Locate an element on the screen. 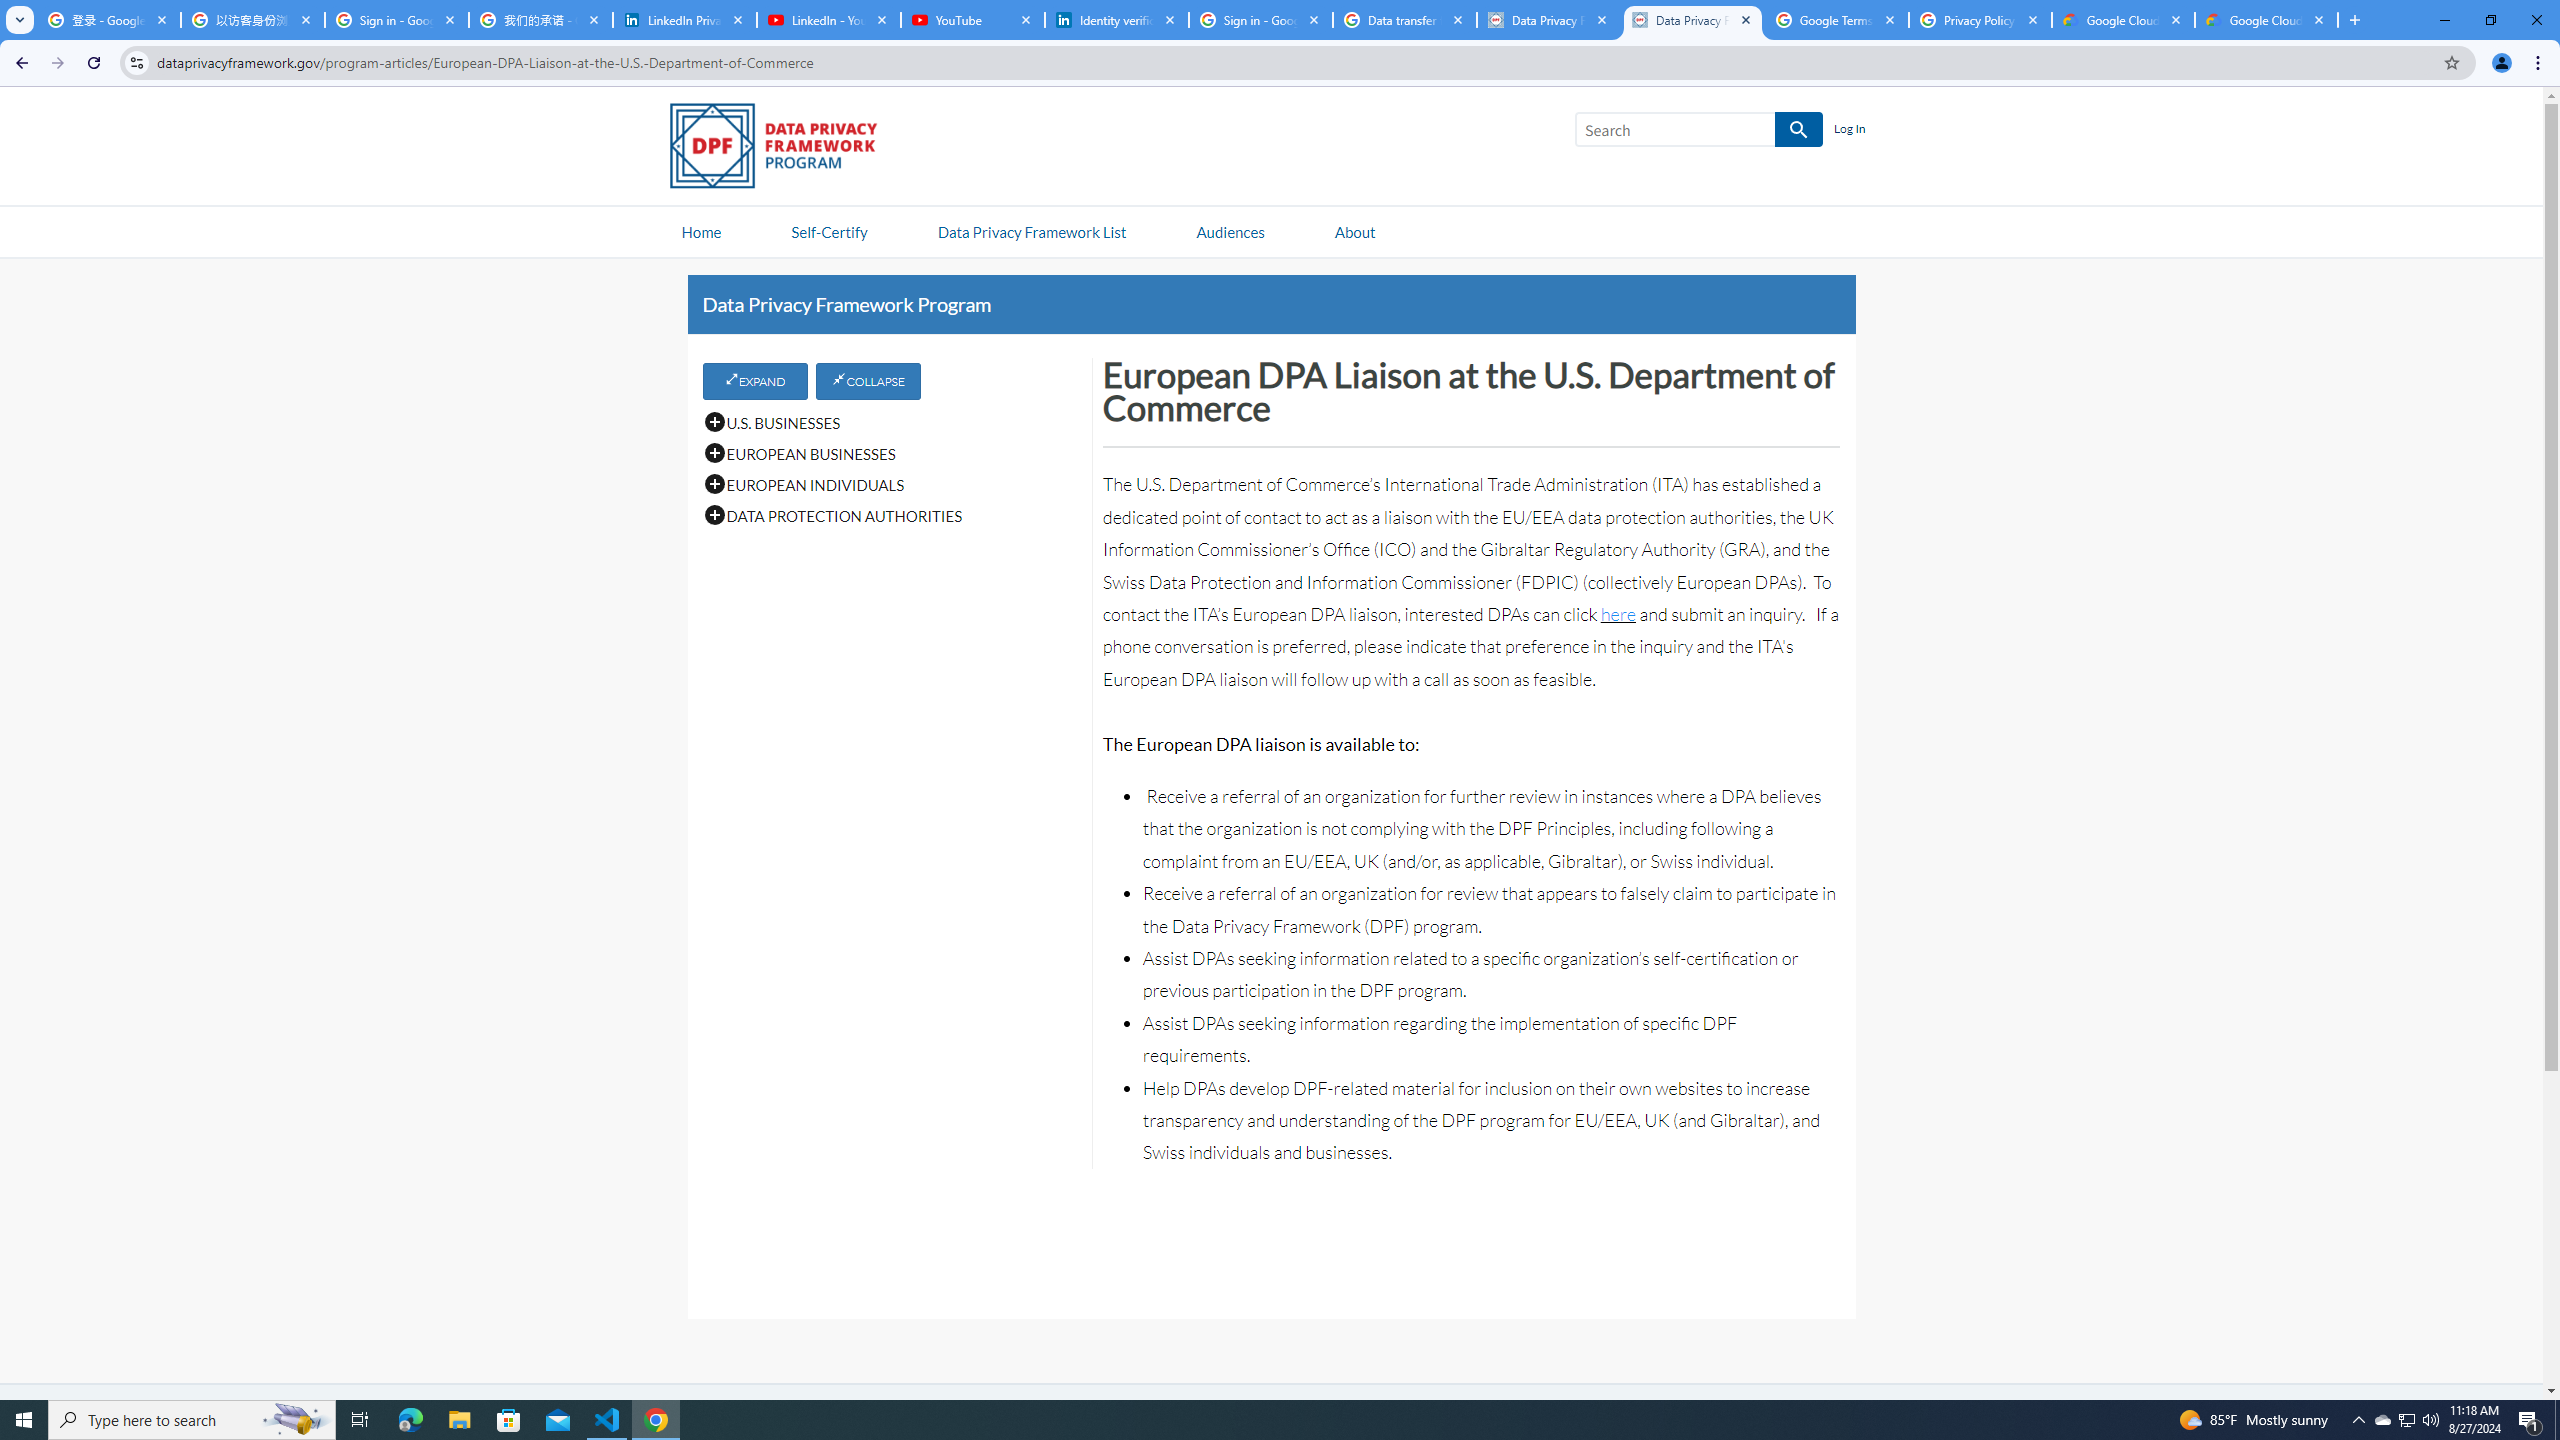  'Google Cloud Privacy Notice' is located at coordinates (2123, 19).